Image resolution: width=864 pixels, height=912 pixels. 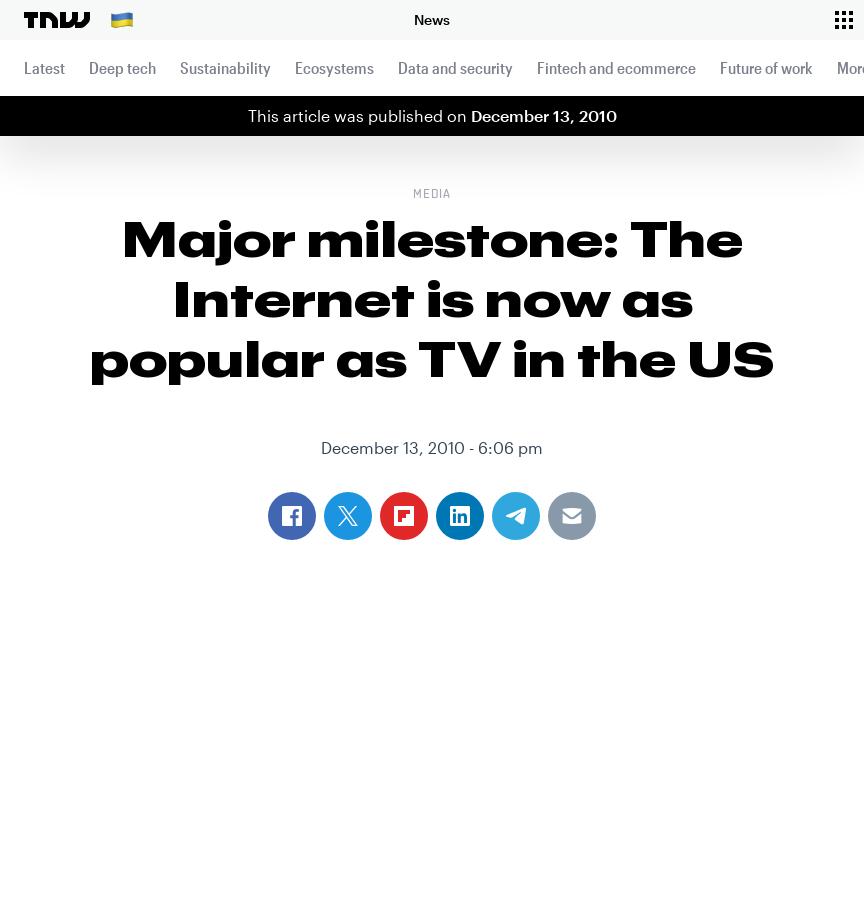 What do you see at coordinates (542, 114) in the screenshot?
I see `'December 13, 2010'` at bounding box center [542, 114].